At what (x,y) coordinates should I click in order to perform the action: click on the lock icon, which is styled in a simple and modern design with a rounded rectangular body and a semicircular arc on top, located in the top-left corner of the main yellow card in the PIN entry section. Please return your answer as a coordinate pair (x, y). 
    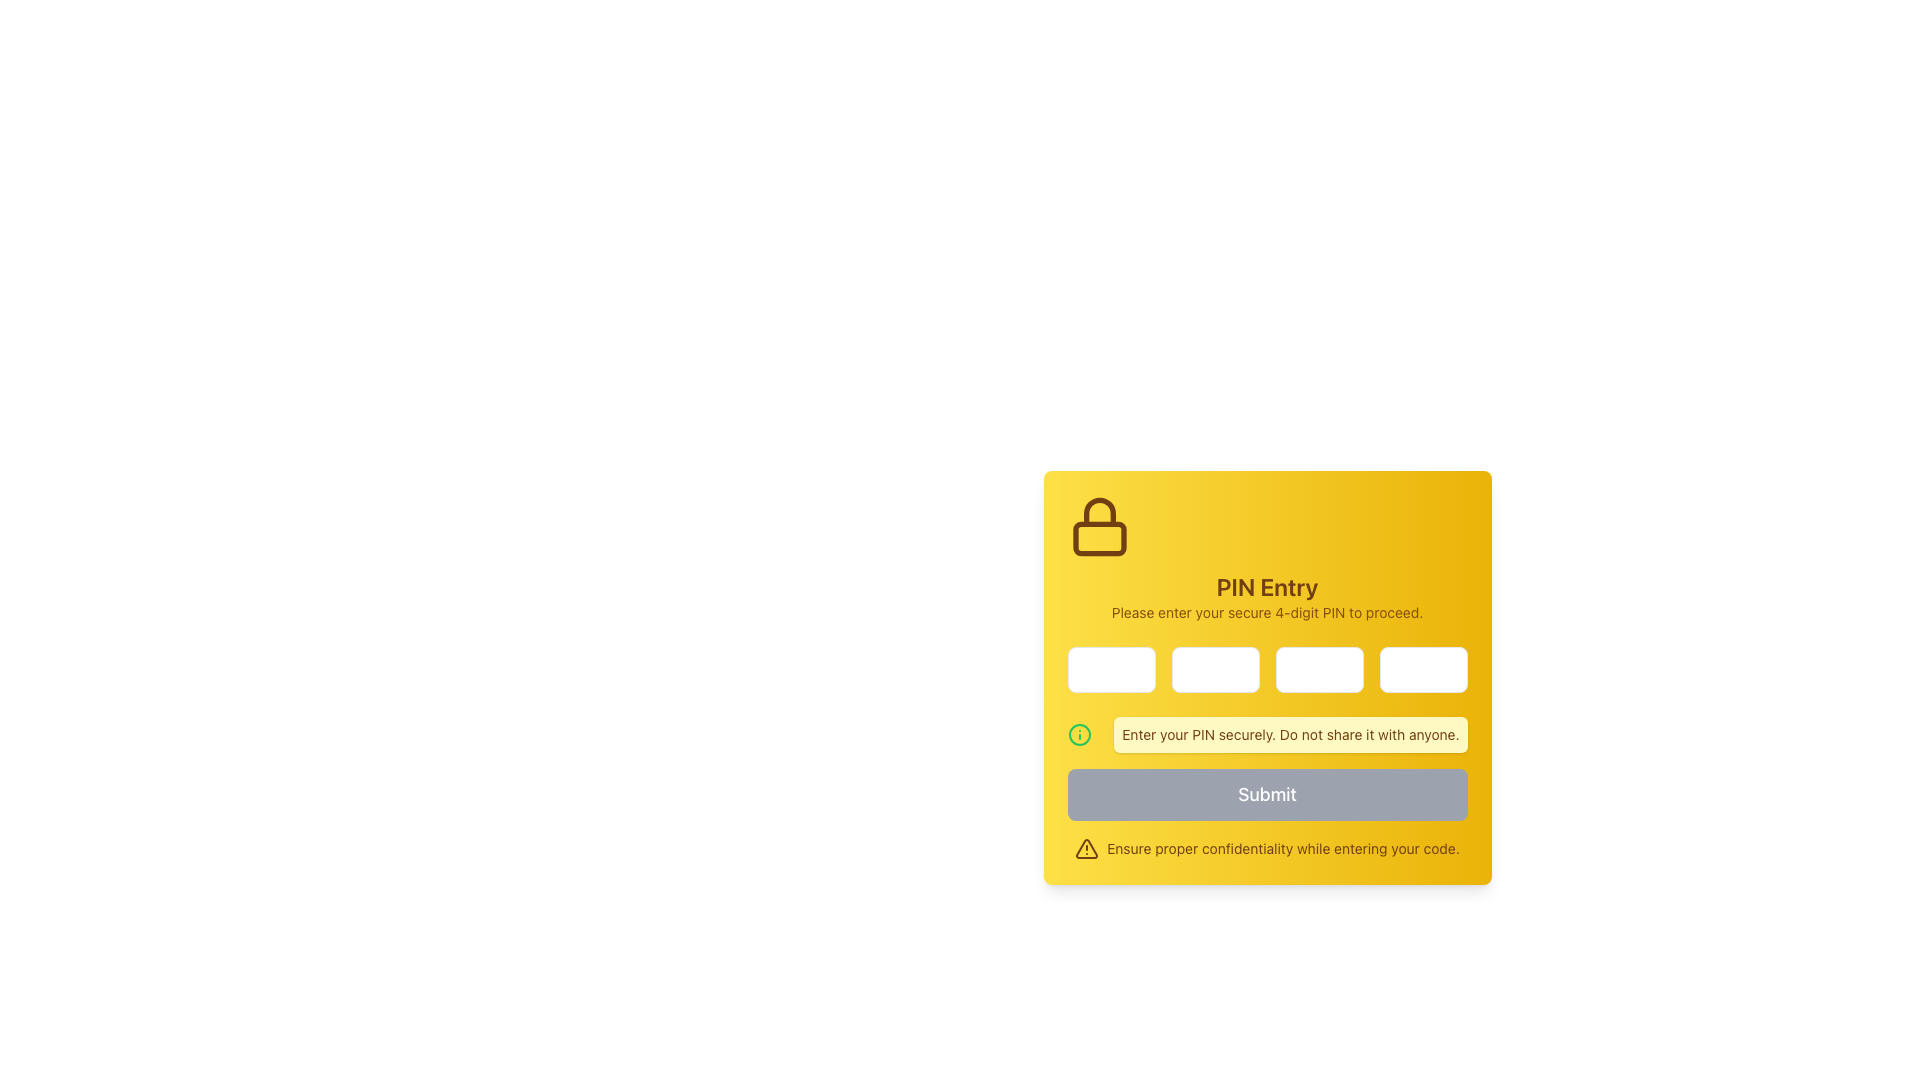
    Looking at the image, I should click on (1098, 526).